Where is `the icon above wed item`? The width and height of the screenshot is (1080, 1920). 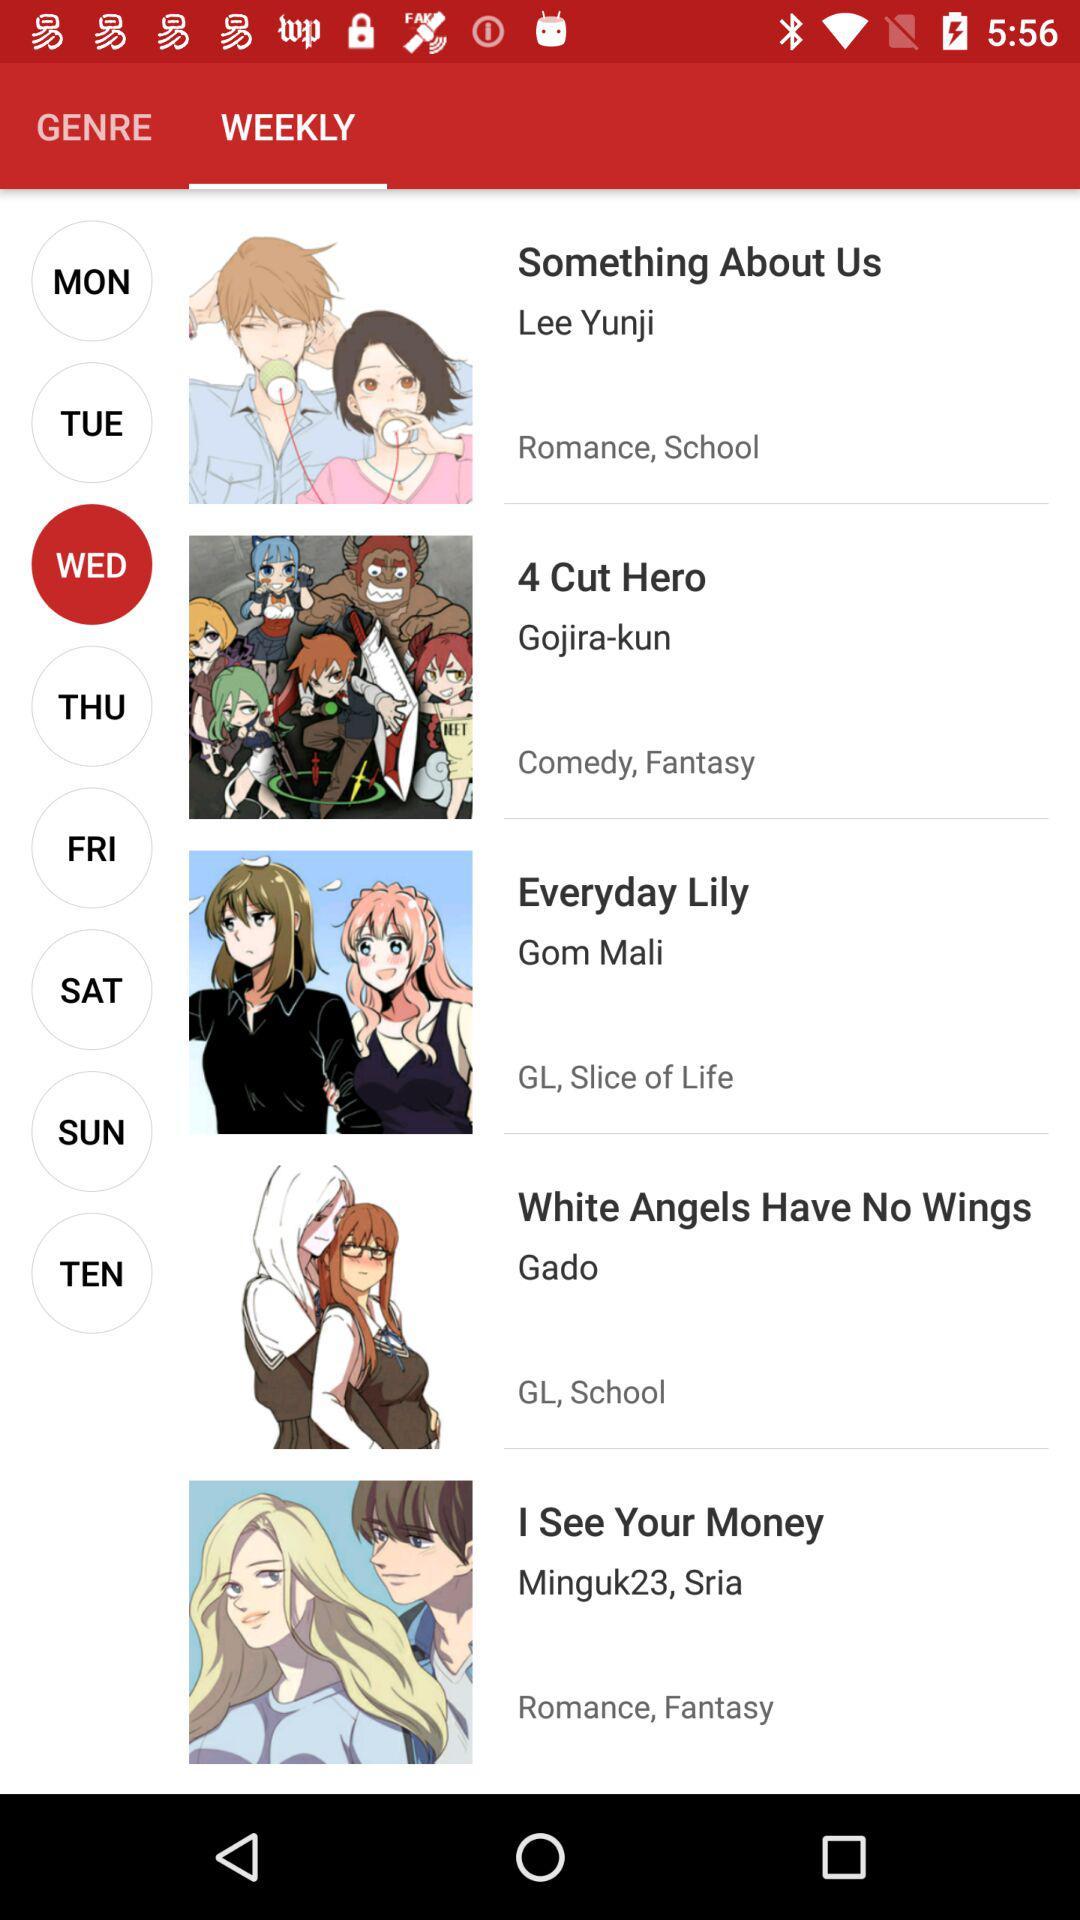
the icon above wed item is located at coordinates (91, 421).